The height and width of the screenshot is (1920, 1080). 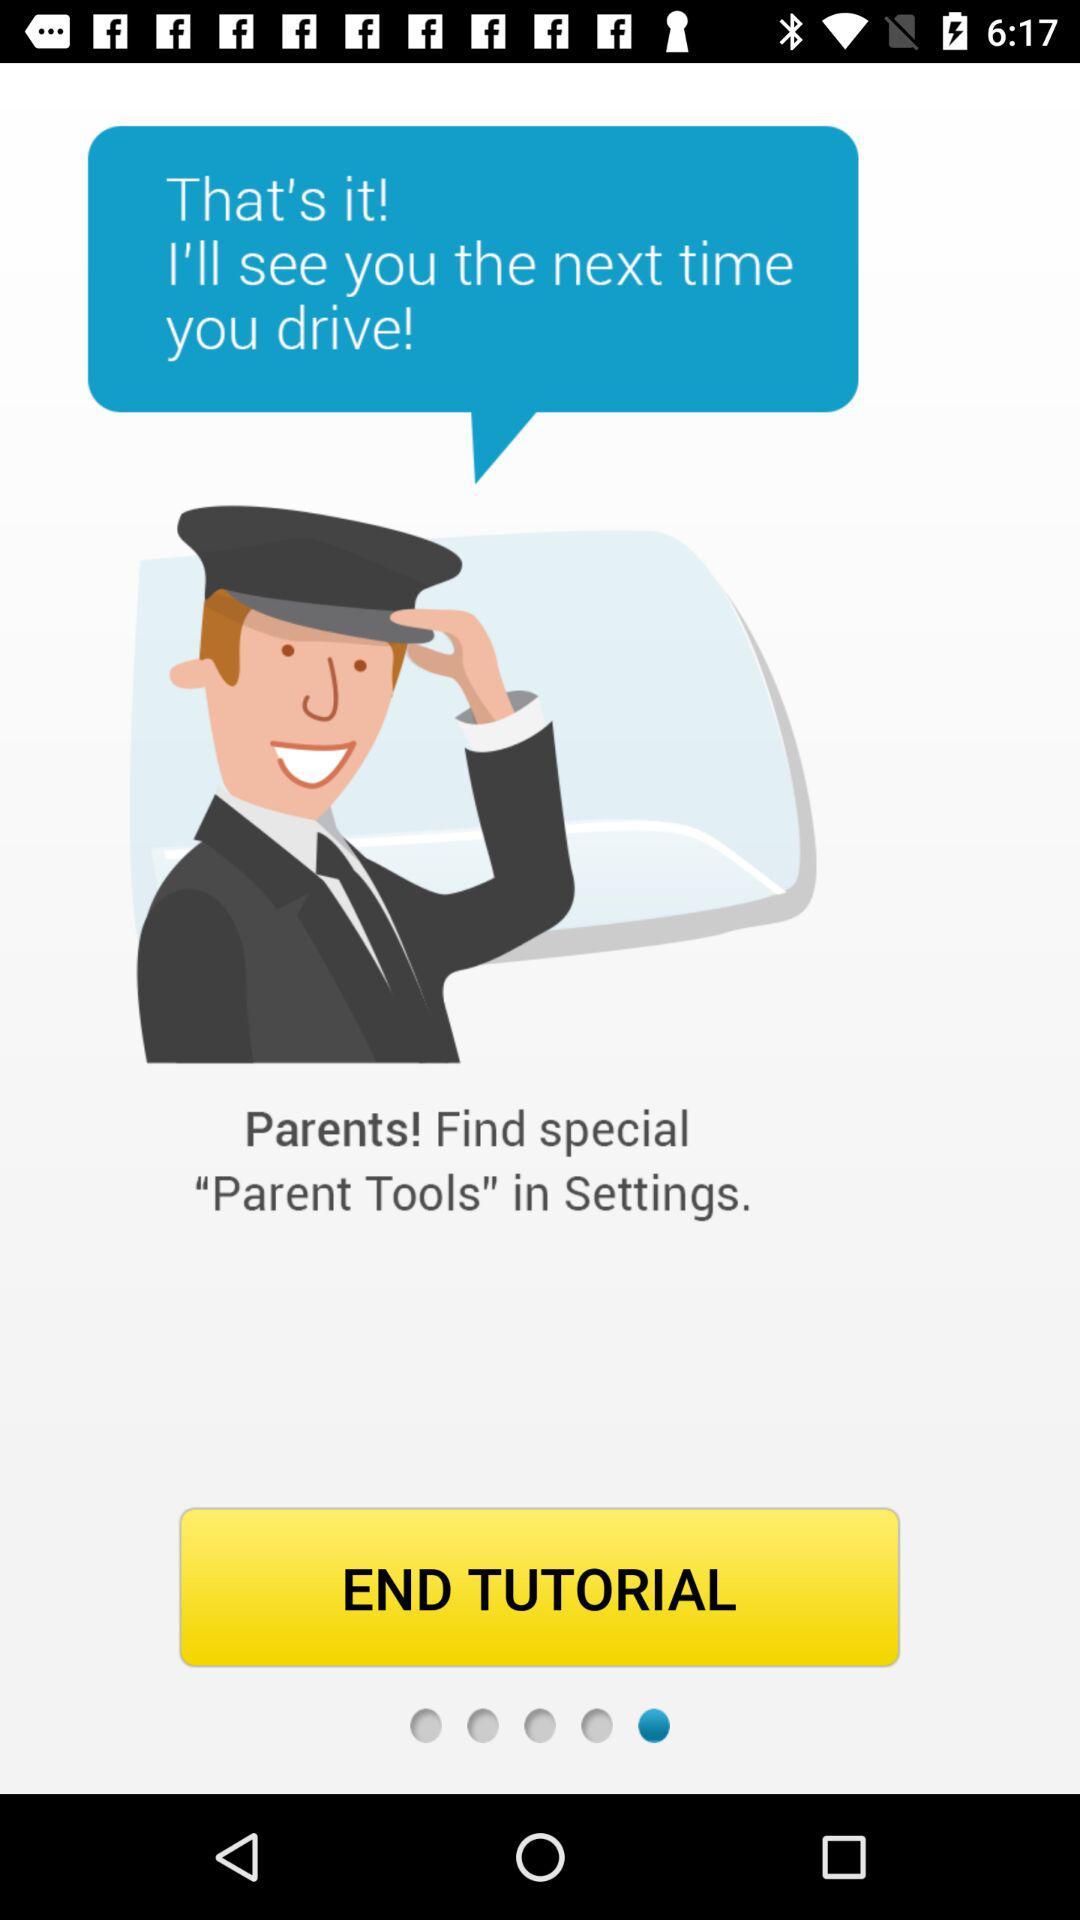 I want to click on fourth page, so click(x=596, y=1724).